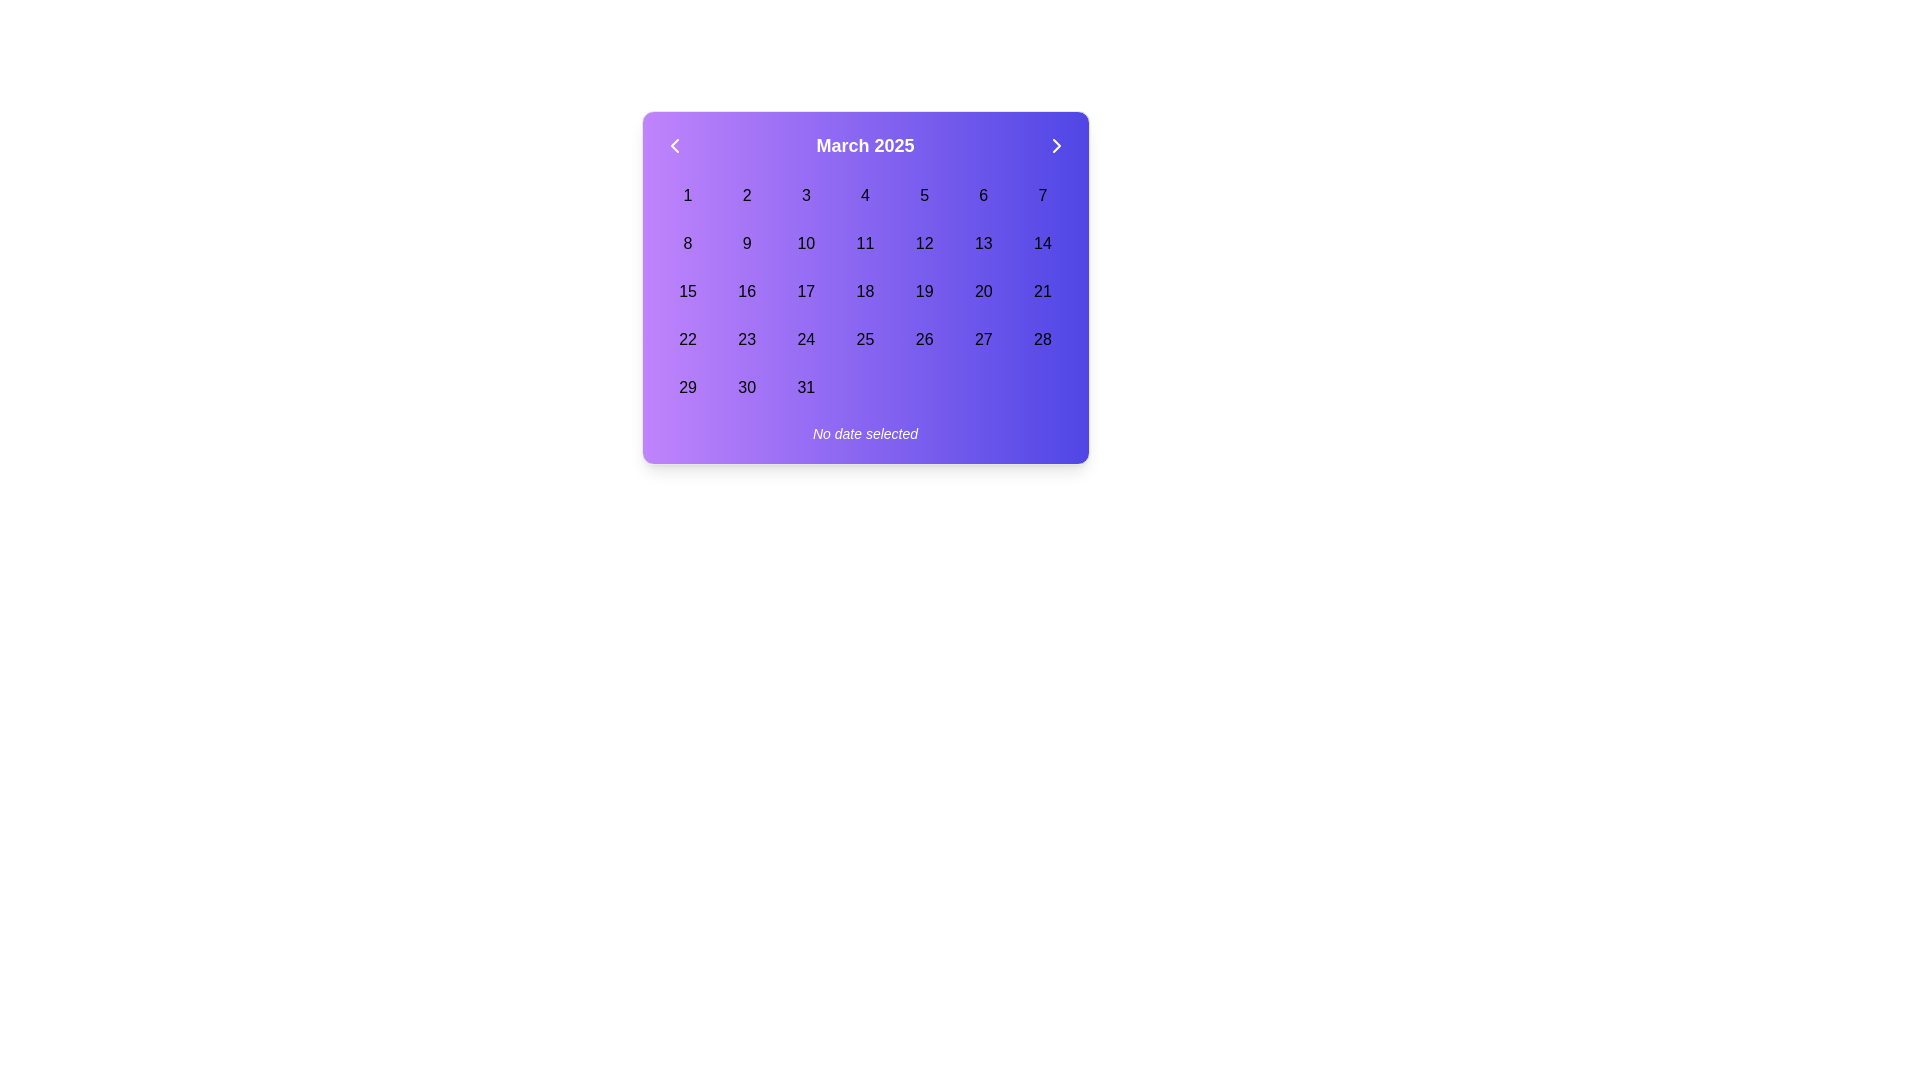 The width and height of the screenshot is (1920, 1080). I want to click on the left-pointing chevron SVG icon located at the top-left of the calendar interface, adjacent to the text 'March 2025', so click(674, 145).